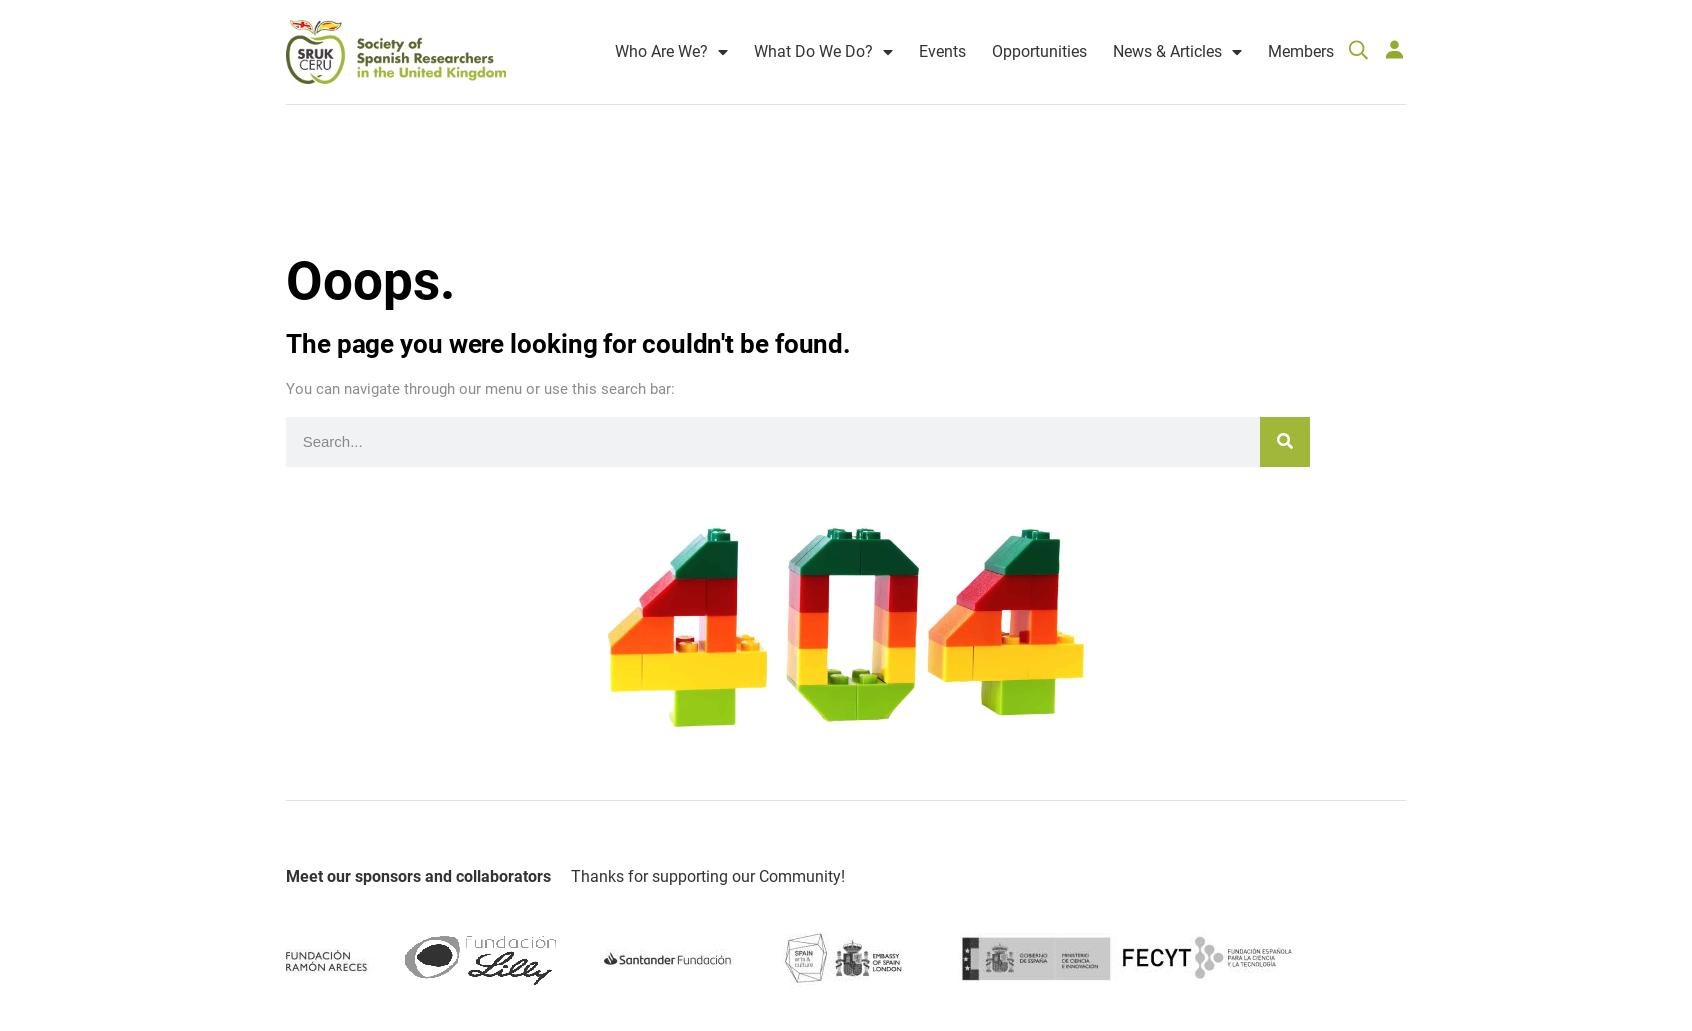  I want to click on 'You can navigate through our menu or use this search bar:', so click(479, 369).